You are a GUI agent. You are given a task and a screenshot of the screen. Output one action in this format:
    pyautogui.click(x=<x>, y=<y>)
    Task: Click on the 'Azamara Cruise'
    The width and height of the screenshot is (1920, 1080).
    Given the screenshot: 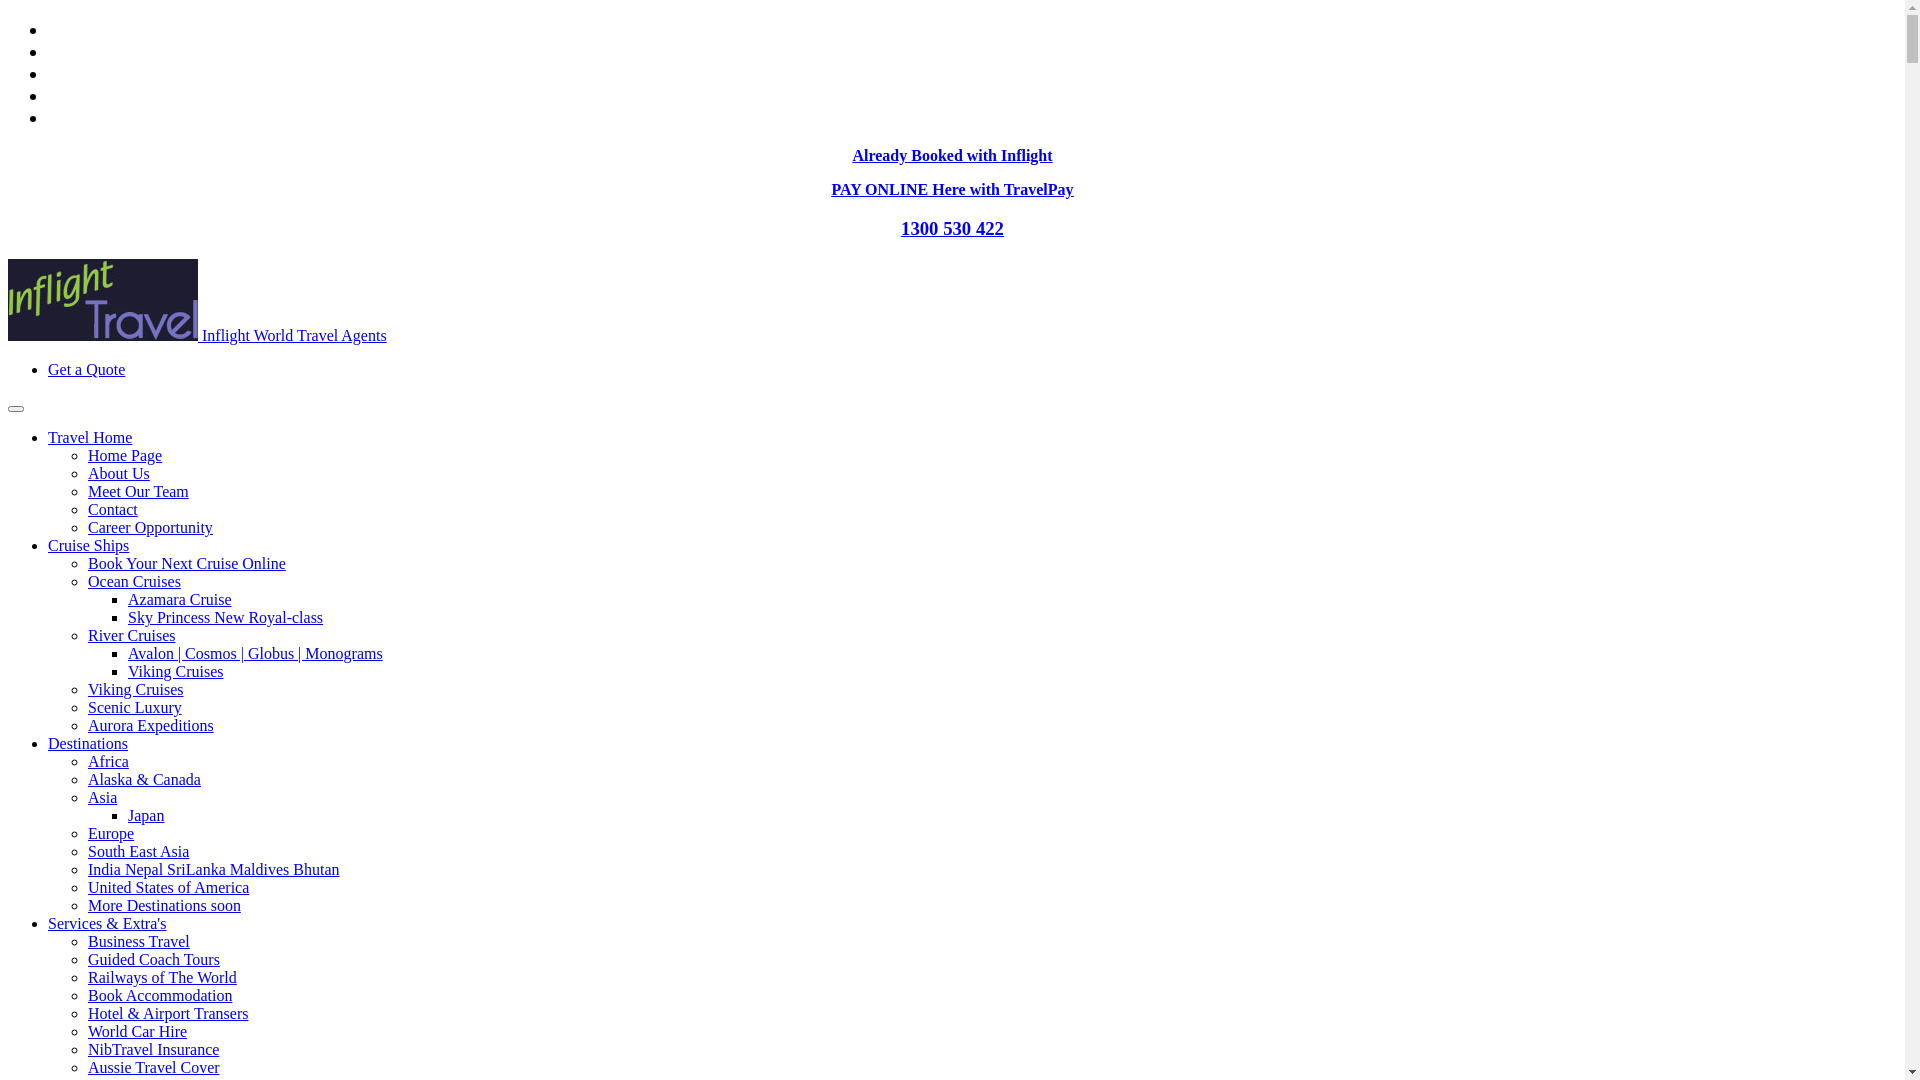 What is the action you would take?
    pyautogui.click(x=180, y=598)
    